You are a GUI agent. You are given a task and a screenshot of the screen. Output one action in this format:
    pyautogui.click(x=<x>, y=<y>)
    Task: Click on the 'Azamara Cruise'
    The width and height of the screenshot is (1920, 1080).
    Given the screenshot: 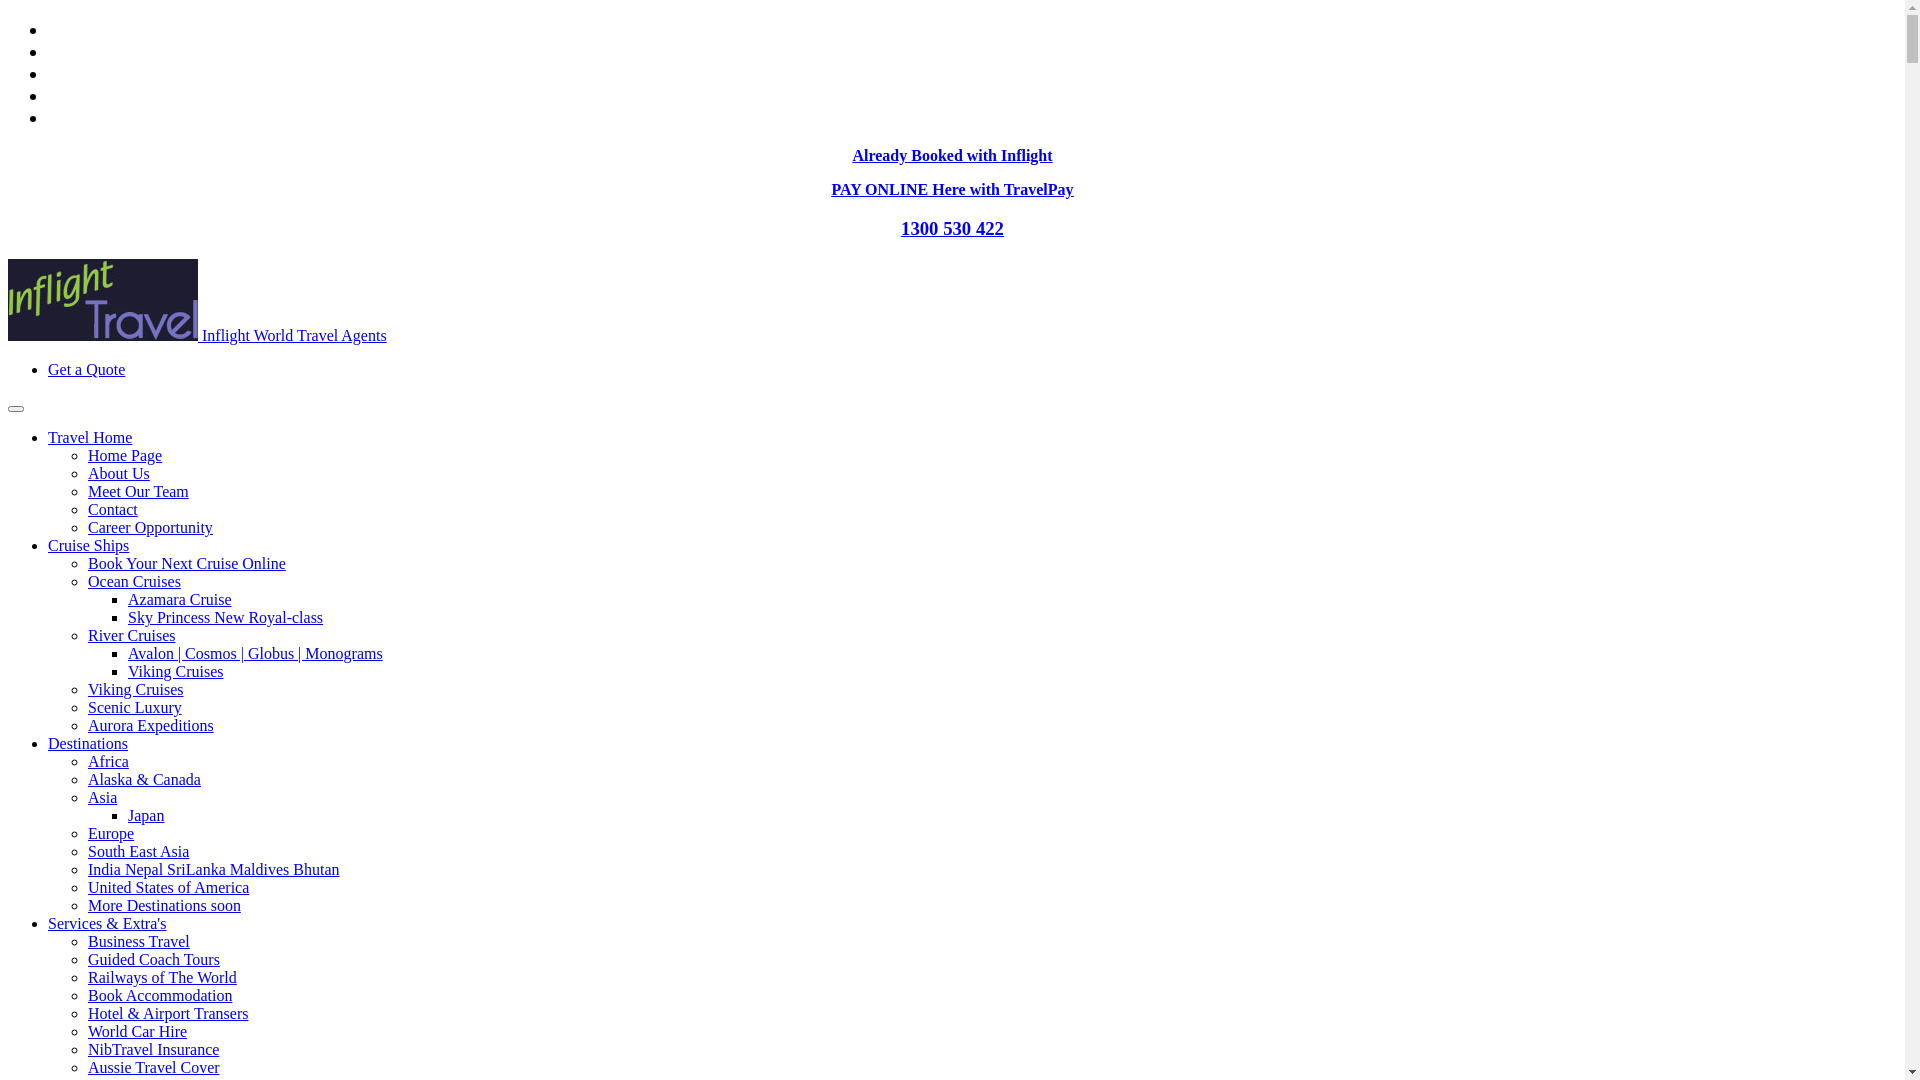 What is the action you would take?
    pyautogui.click(x=180, y=598)
    